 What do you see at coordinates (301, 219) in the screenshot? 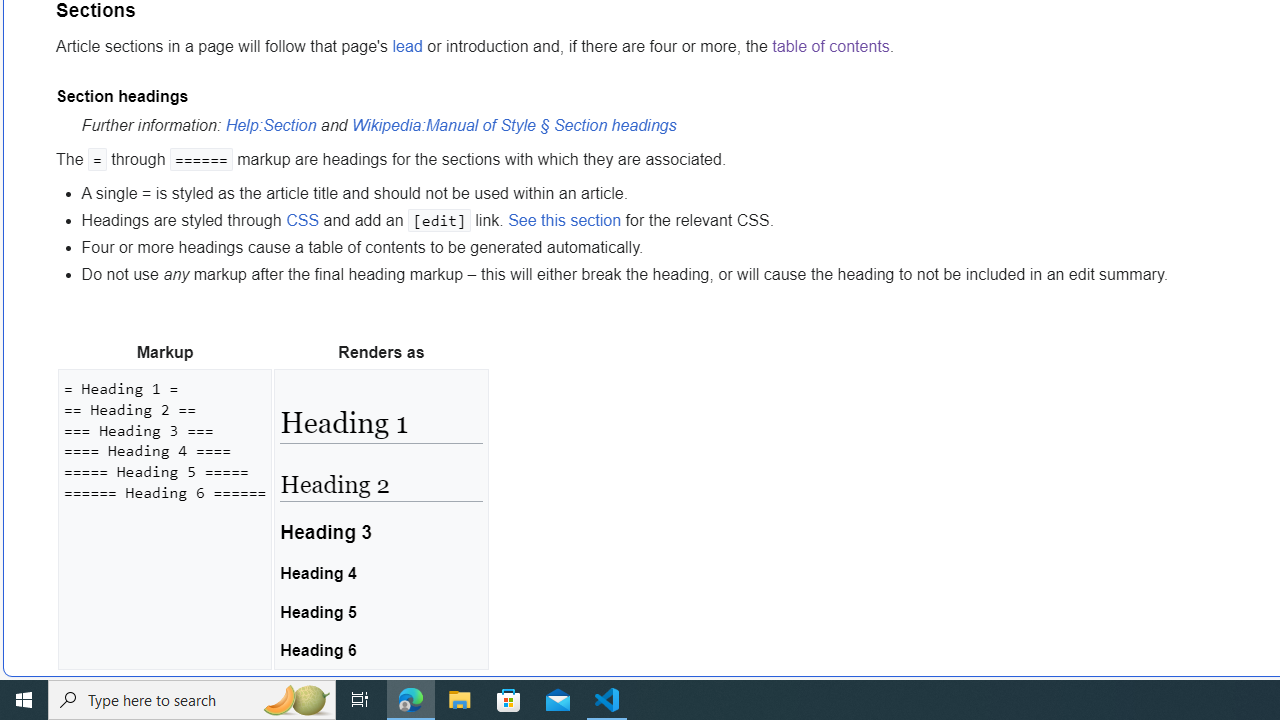
I see `'CSS'` at bounding box center [301, 219].